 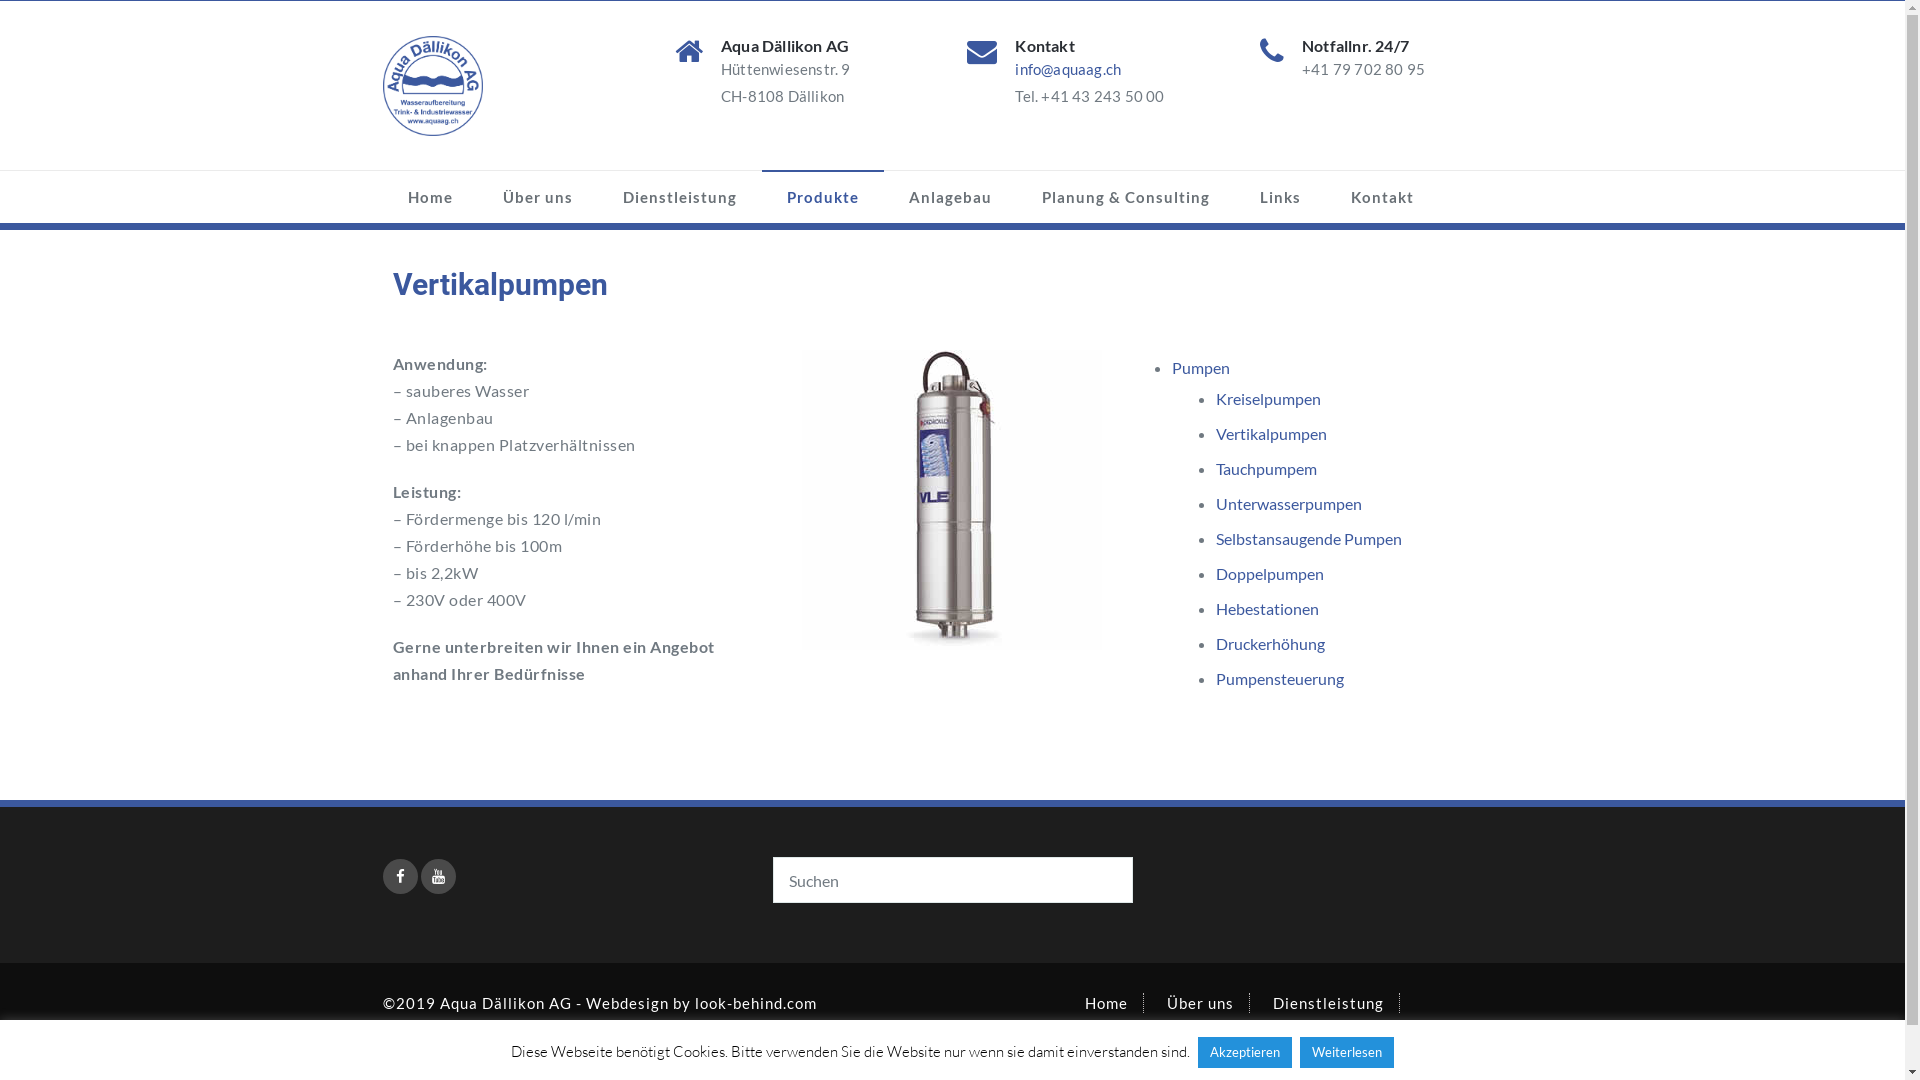 I want to click on 'Planung & Consulting', so click(x=1124, y=196).